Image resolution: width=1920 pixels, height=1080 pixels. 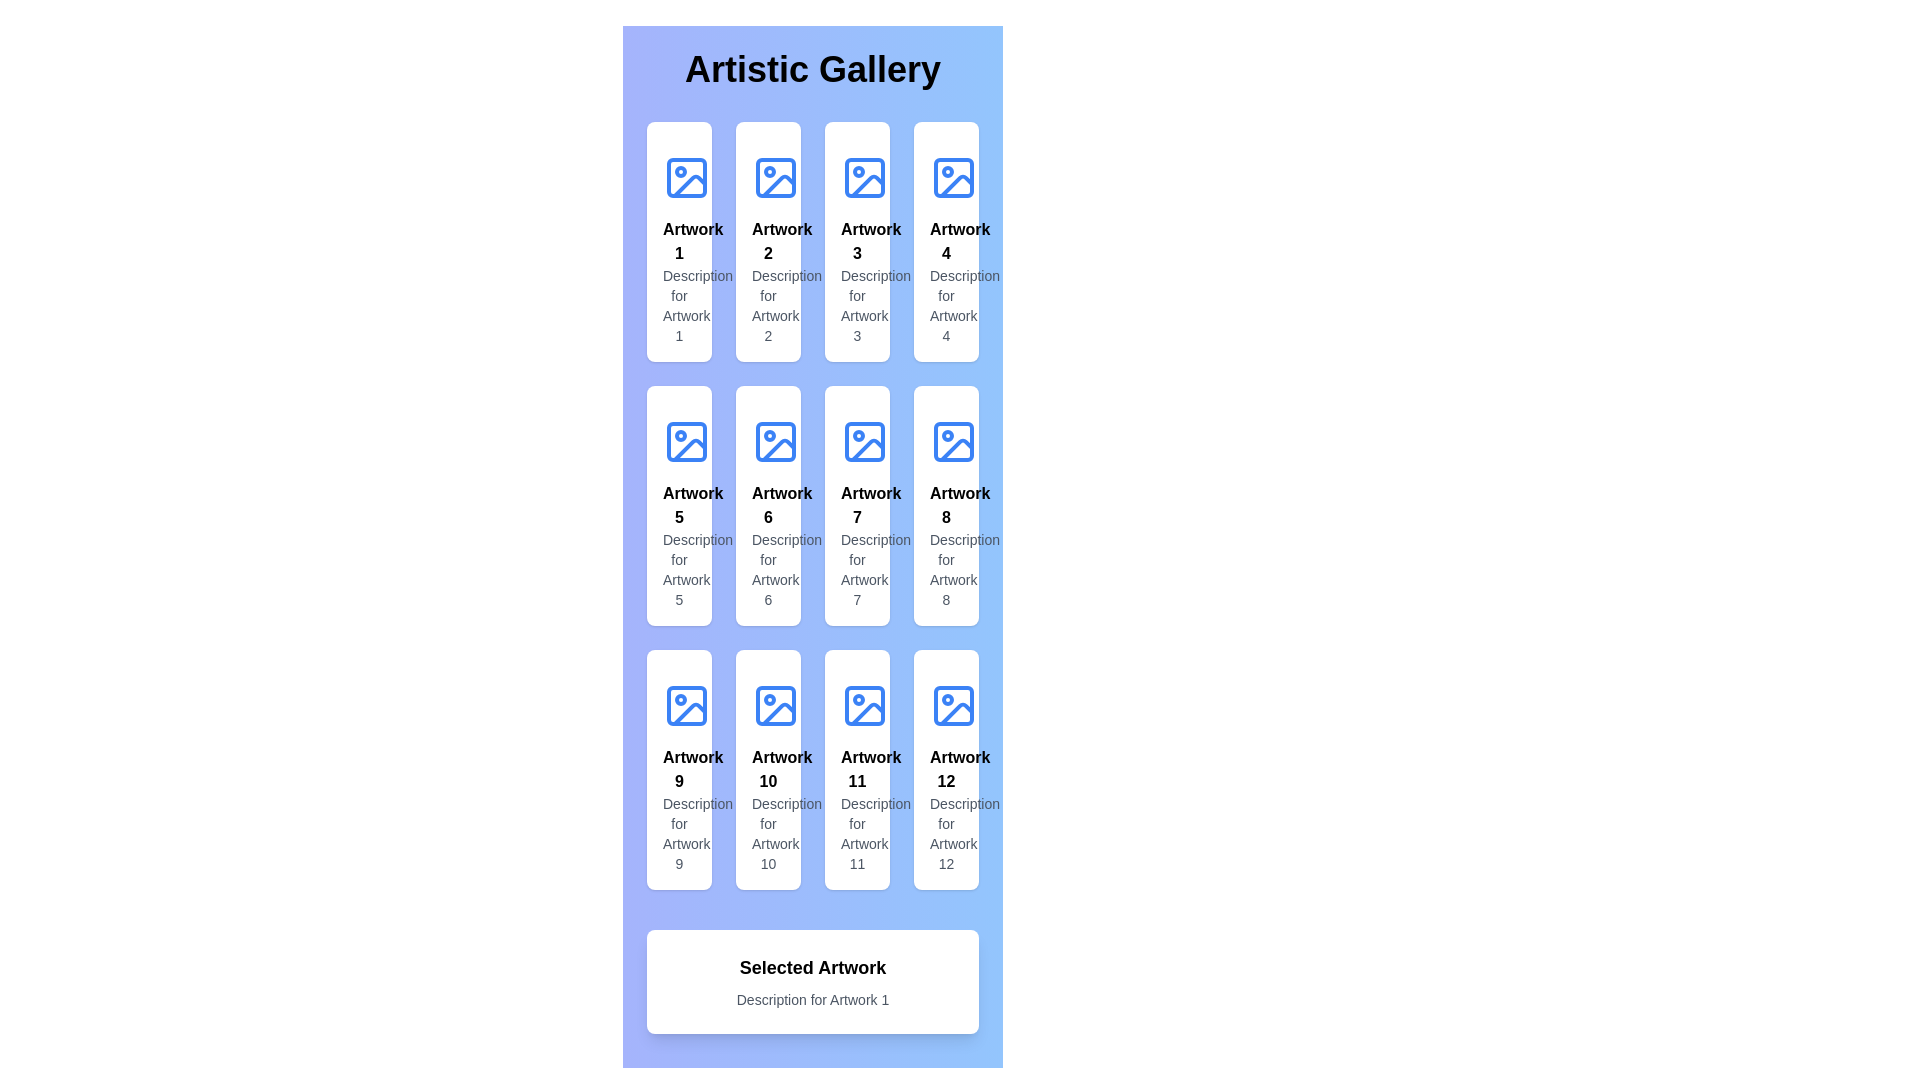 I want to click on the Content card summarizing 'Artwork 12', which is the twelfth card in the last column of the grid, so click(x=945, y=769).